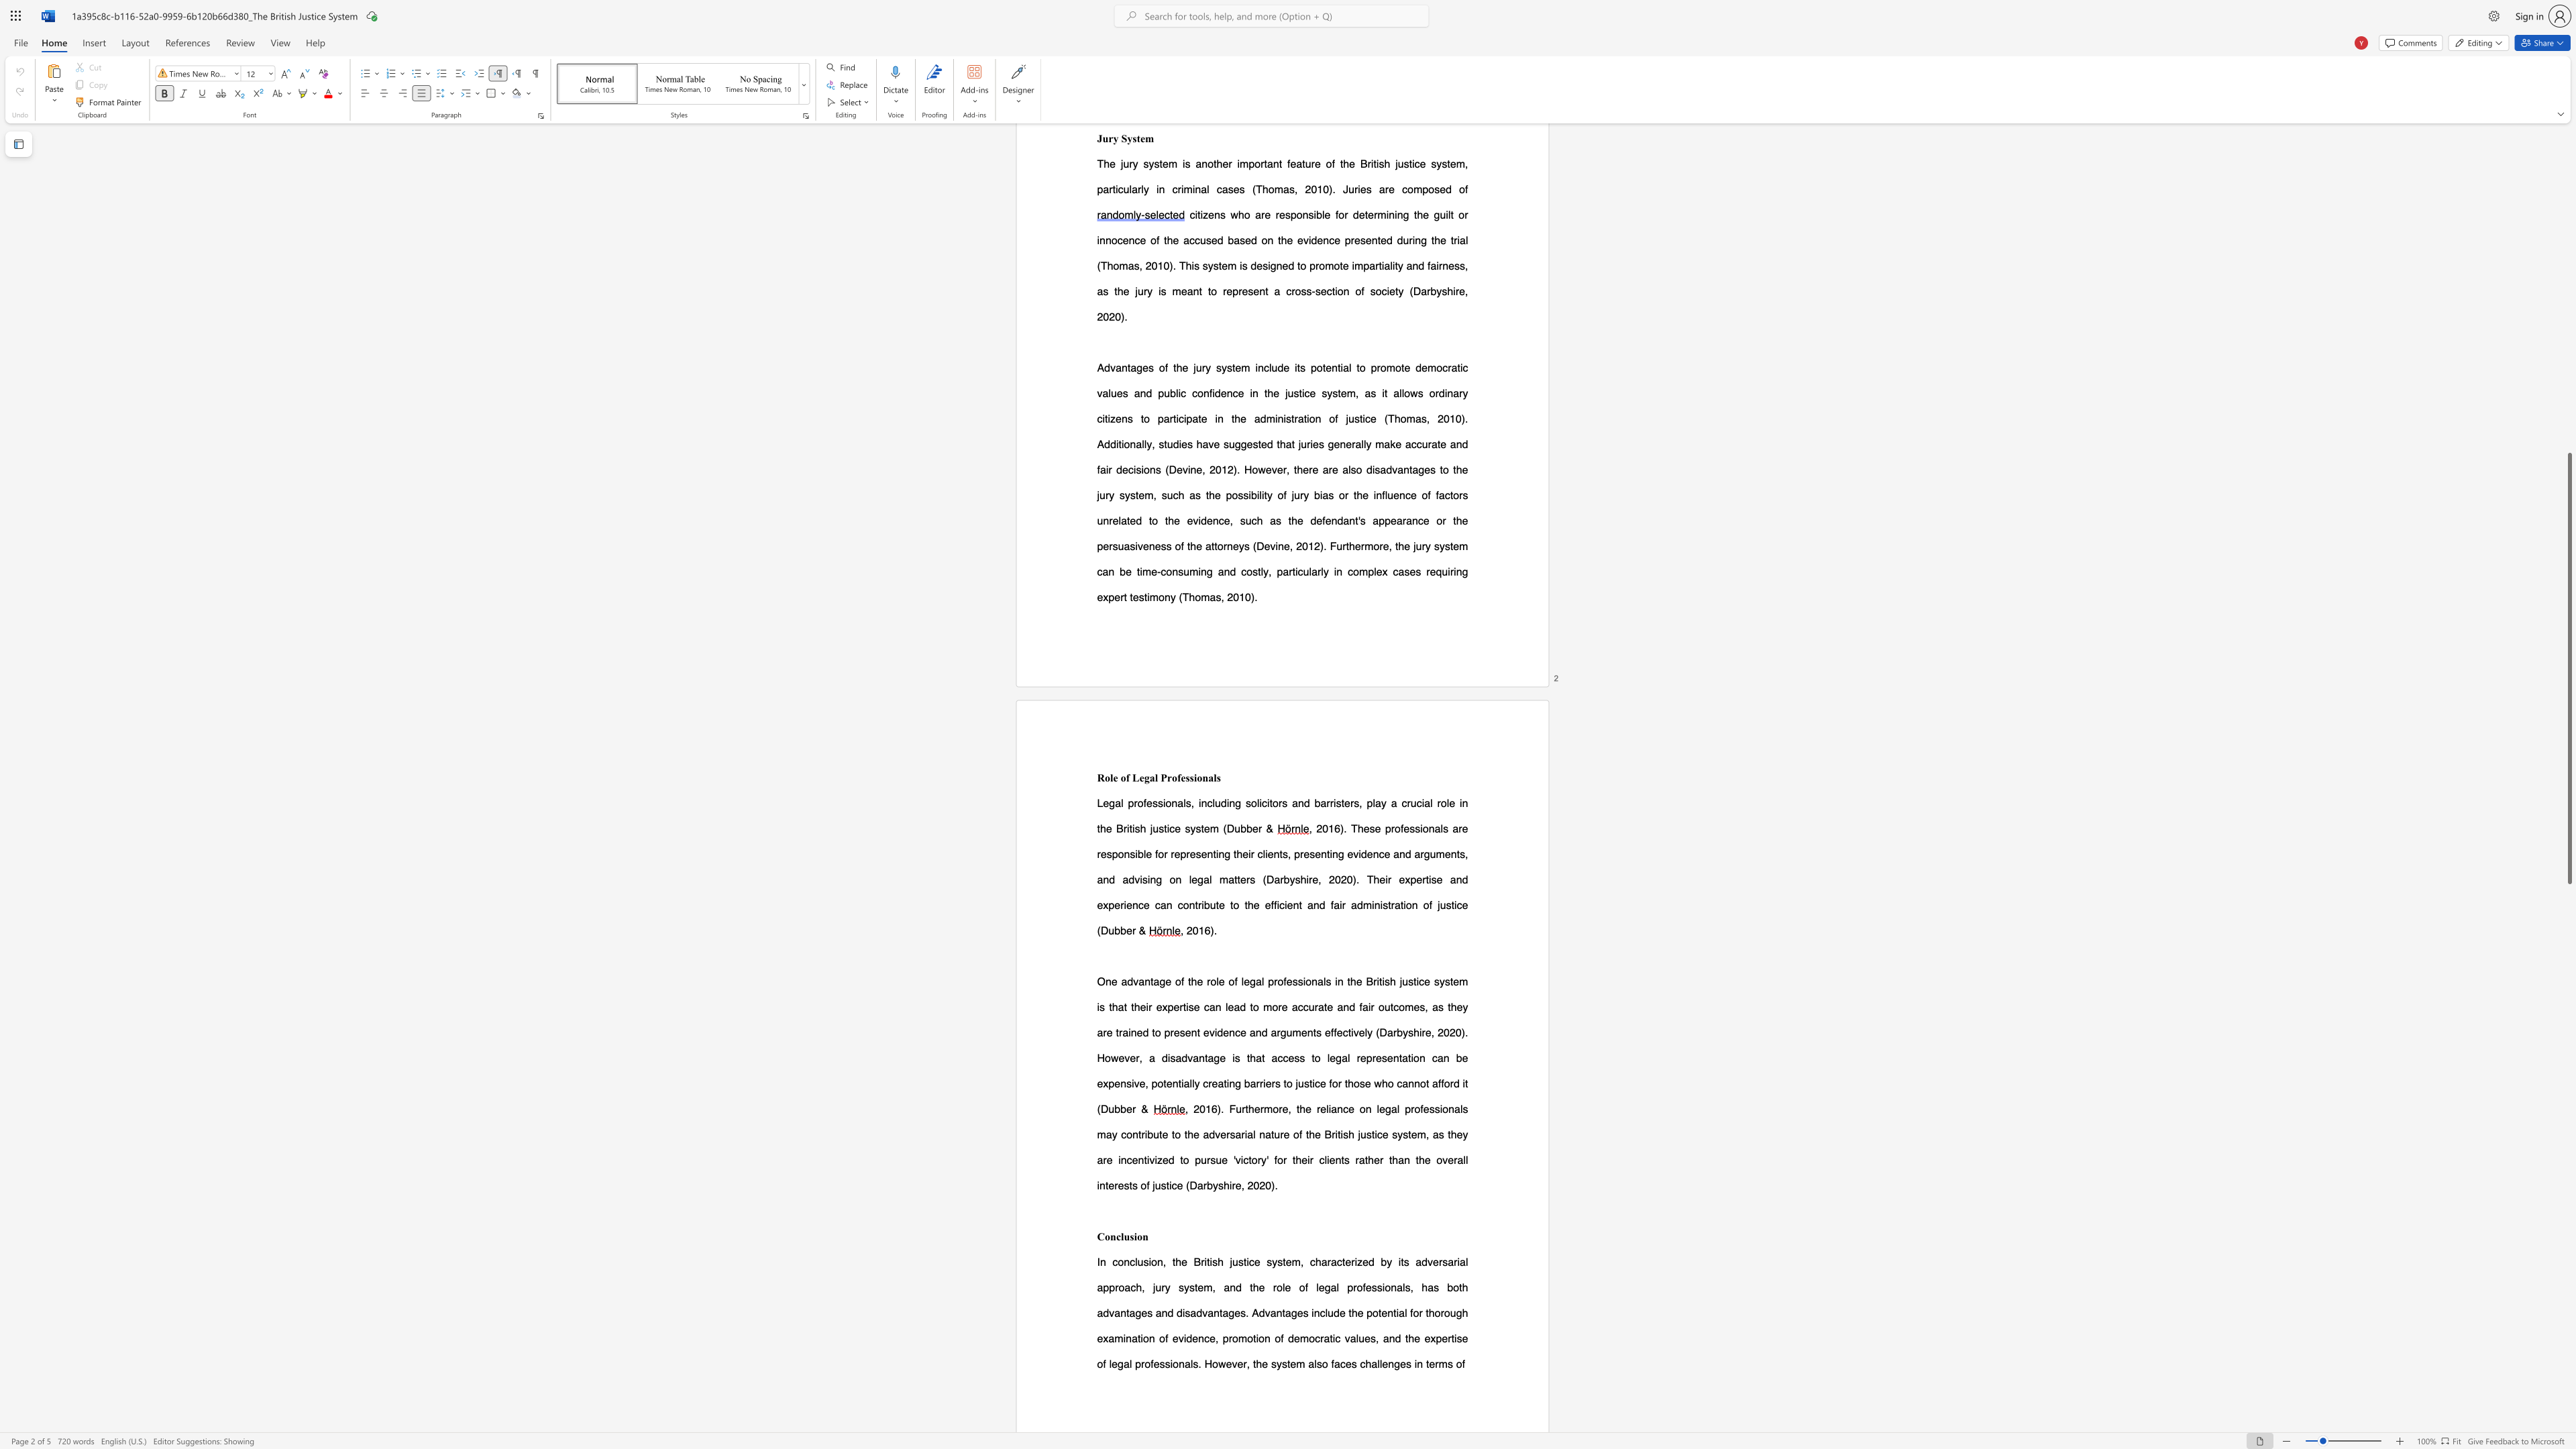  Describe the element at coordinates (1426, 1108) in the screenshot. I see `the 7th character "e" in the text` at that location.